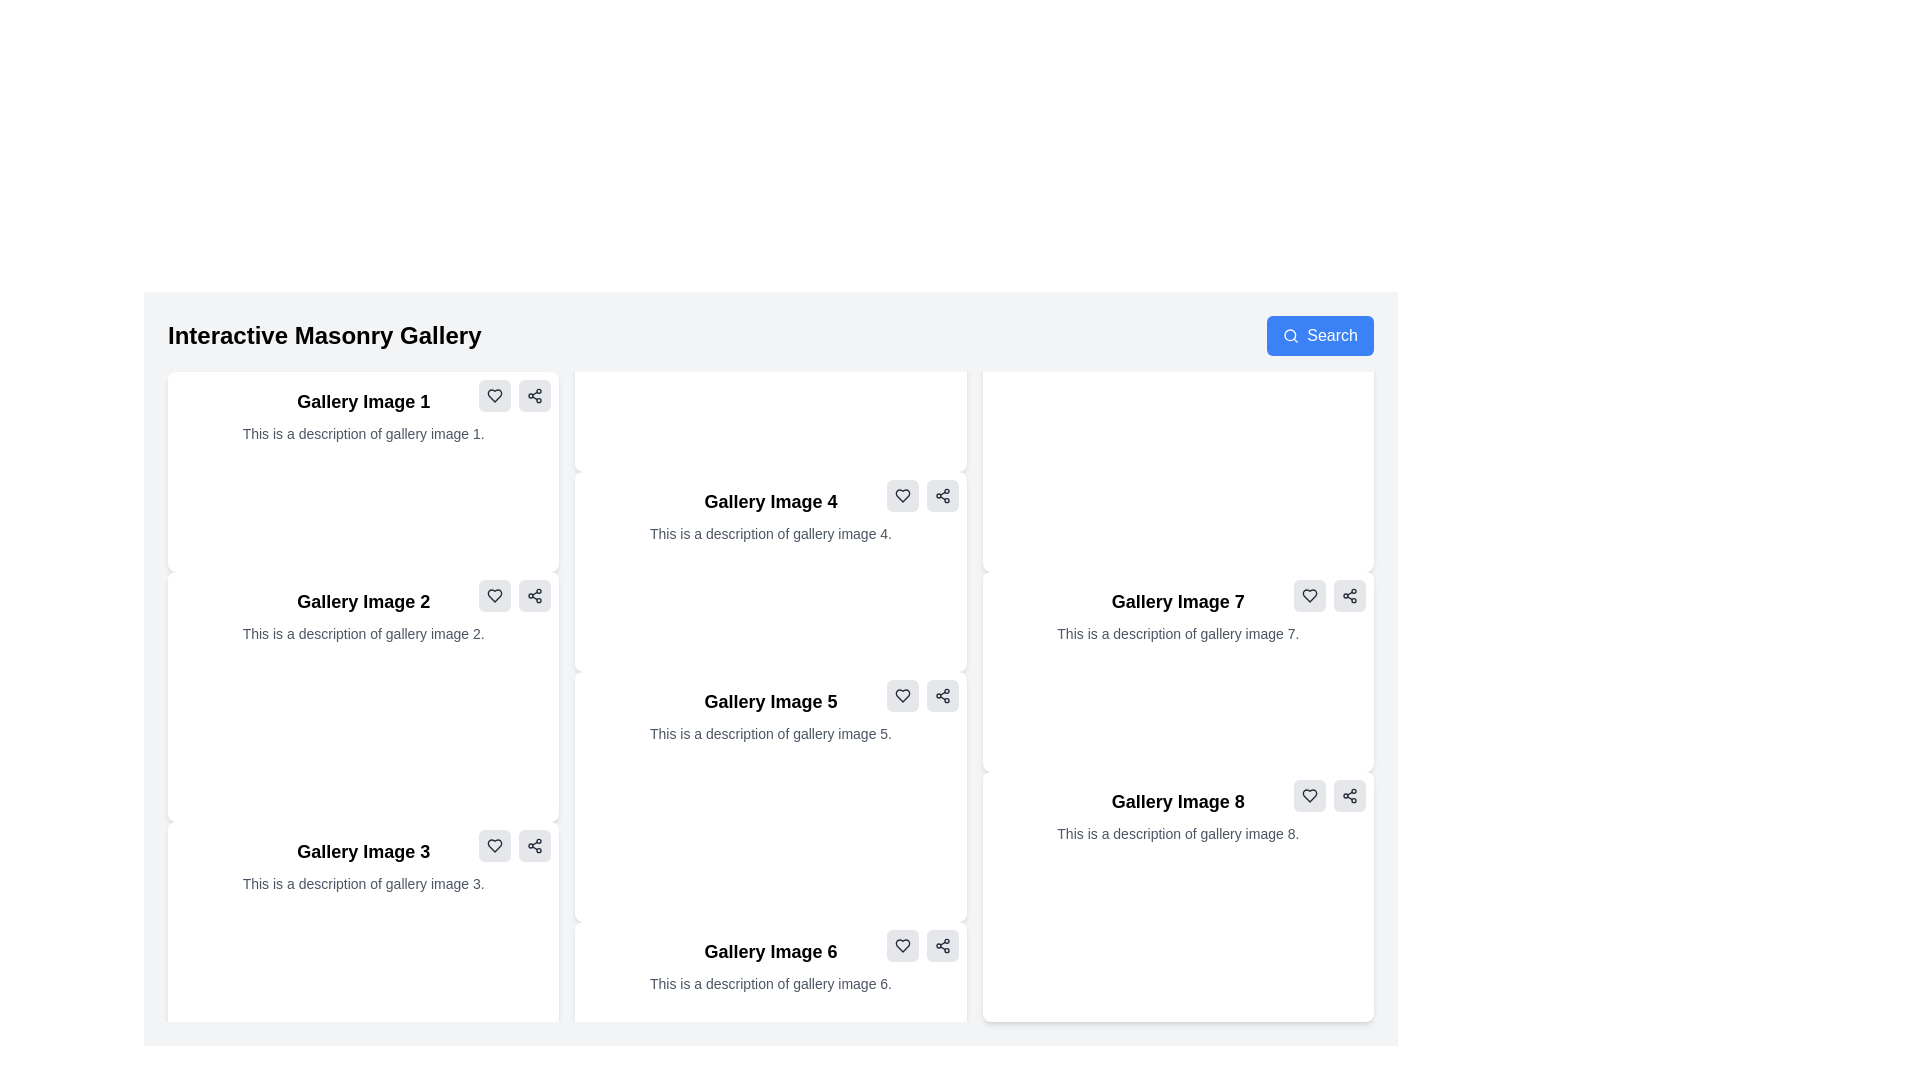 The height and width of the screenshot is (1080, 1920). Describe the element at coordinates (921, 945) in the screenshot. I see `the heart icon located in the upper right corner of the 'Gallery Image 6' component, which is part of a group of interactive icons for gallery item interaction` at that location.